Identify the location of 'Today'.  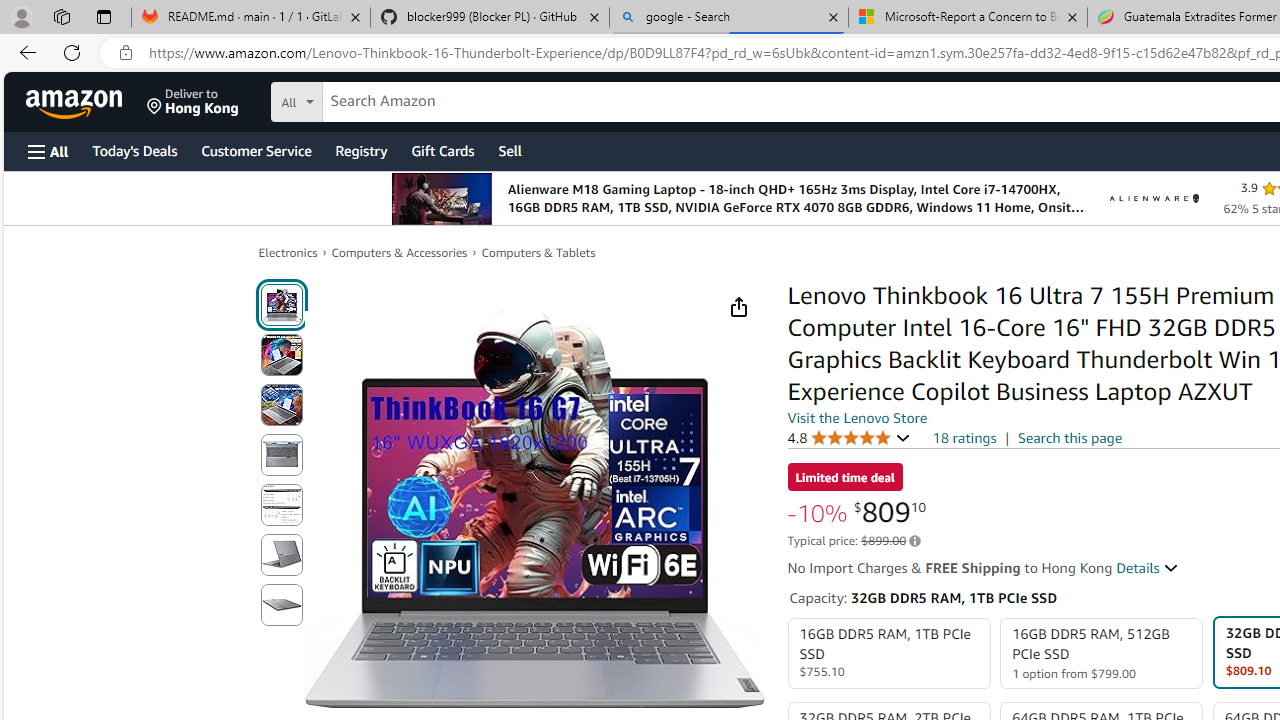
(133, 149).